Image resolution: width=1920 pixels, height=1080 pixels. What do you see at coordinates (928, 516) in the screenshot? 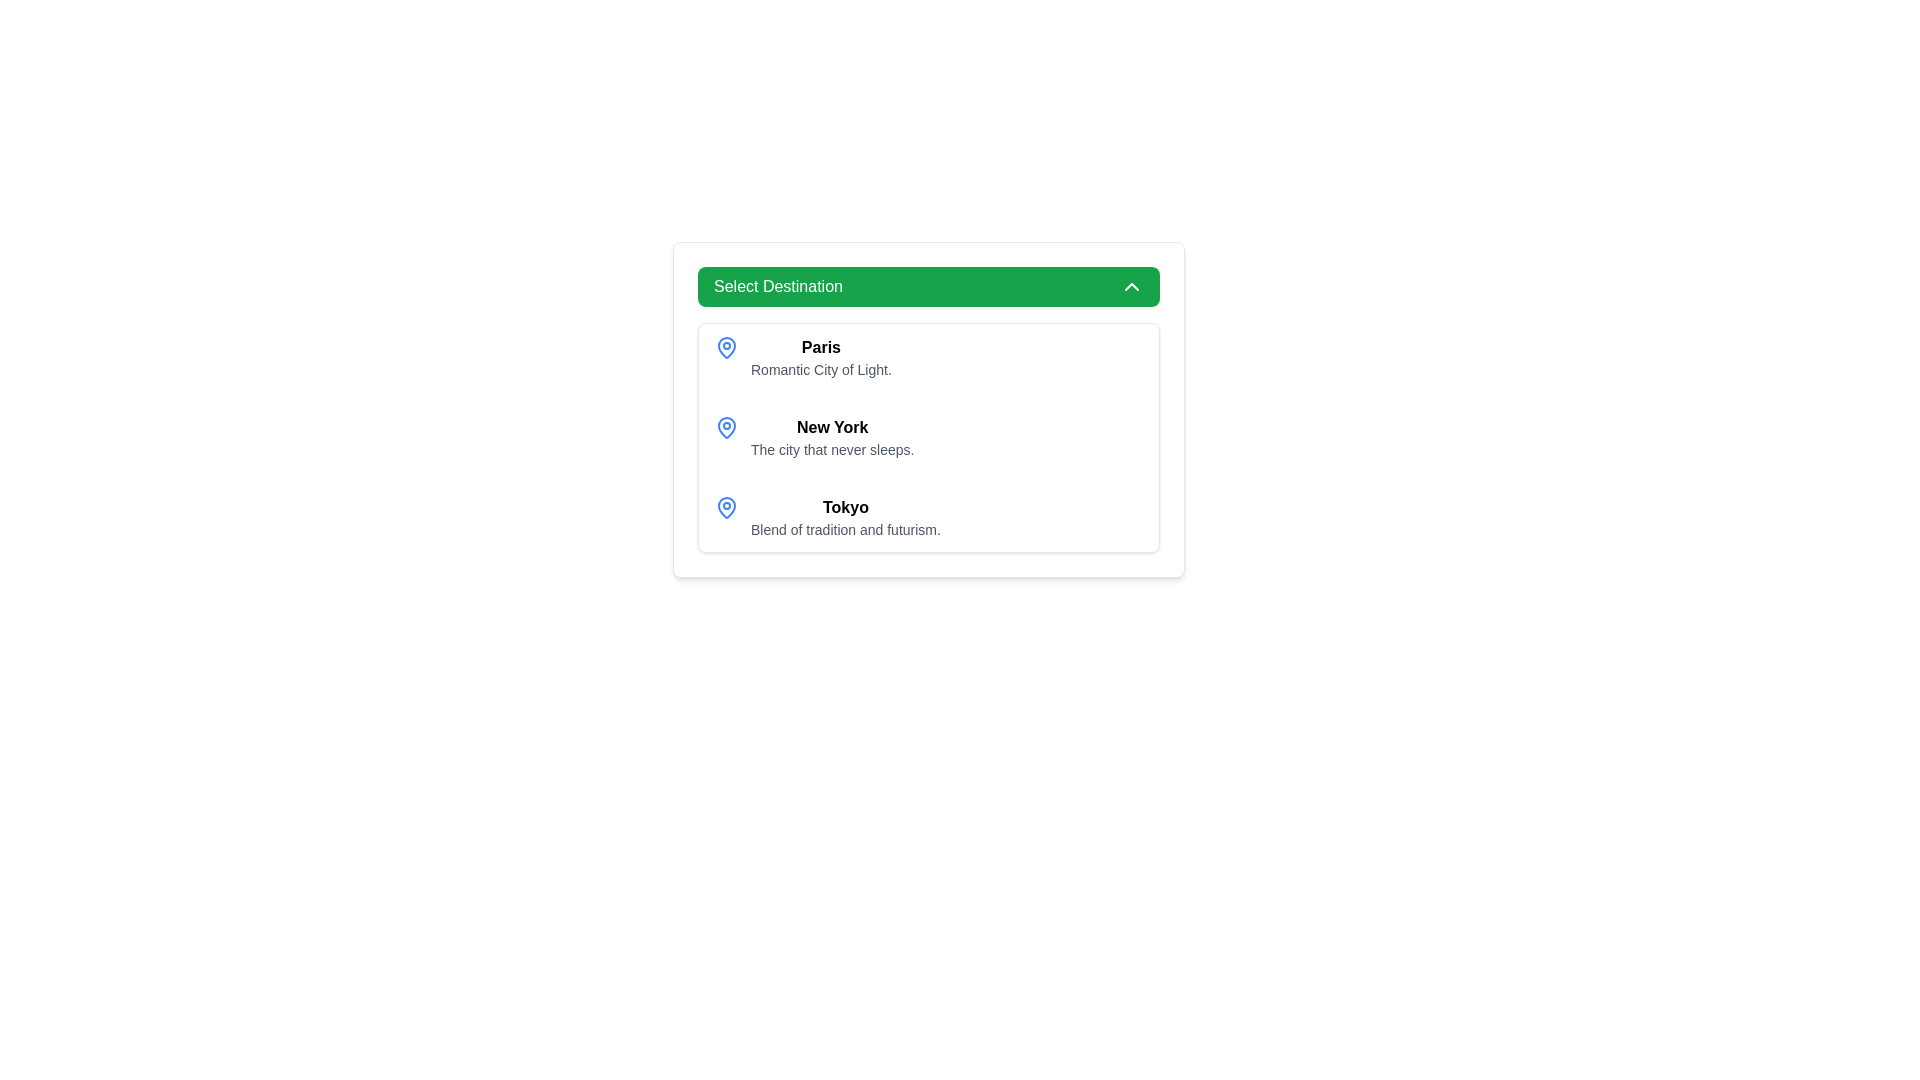
I see `to select the list item 'Tokyo' in the dropdown menu, which features a bold title and a blue location pin icon` at bounding box center [928, 516].